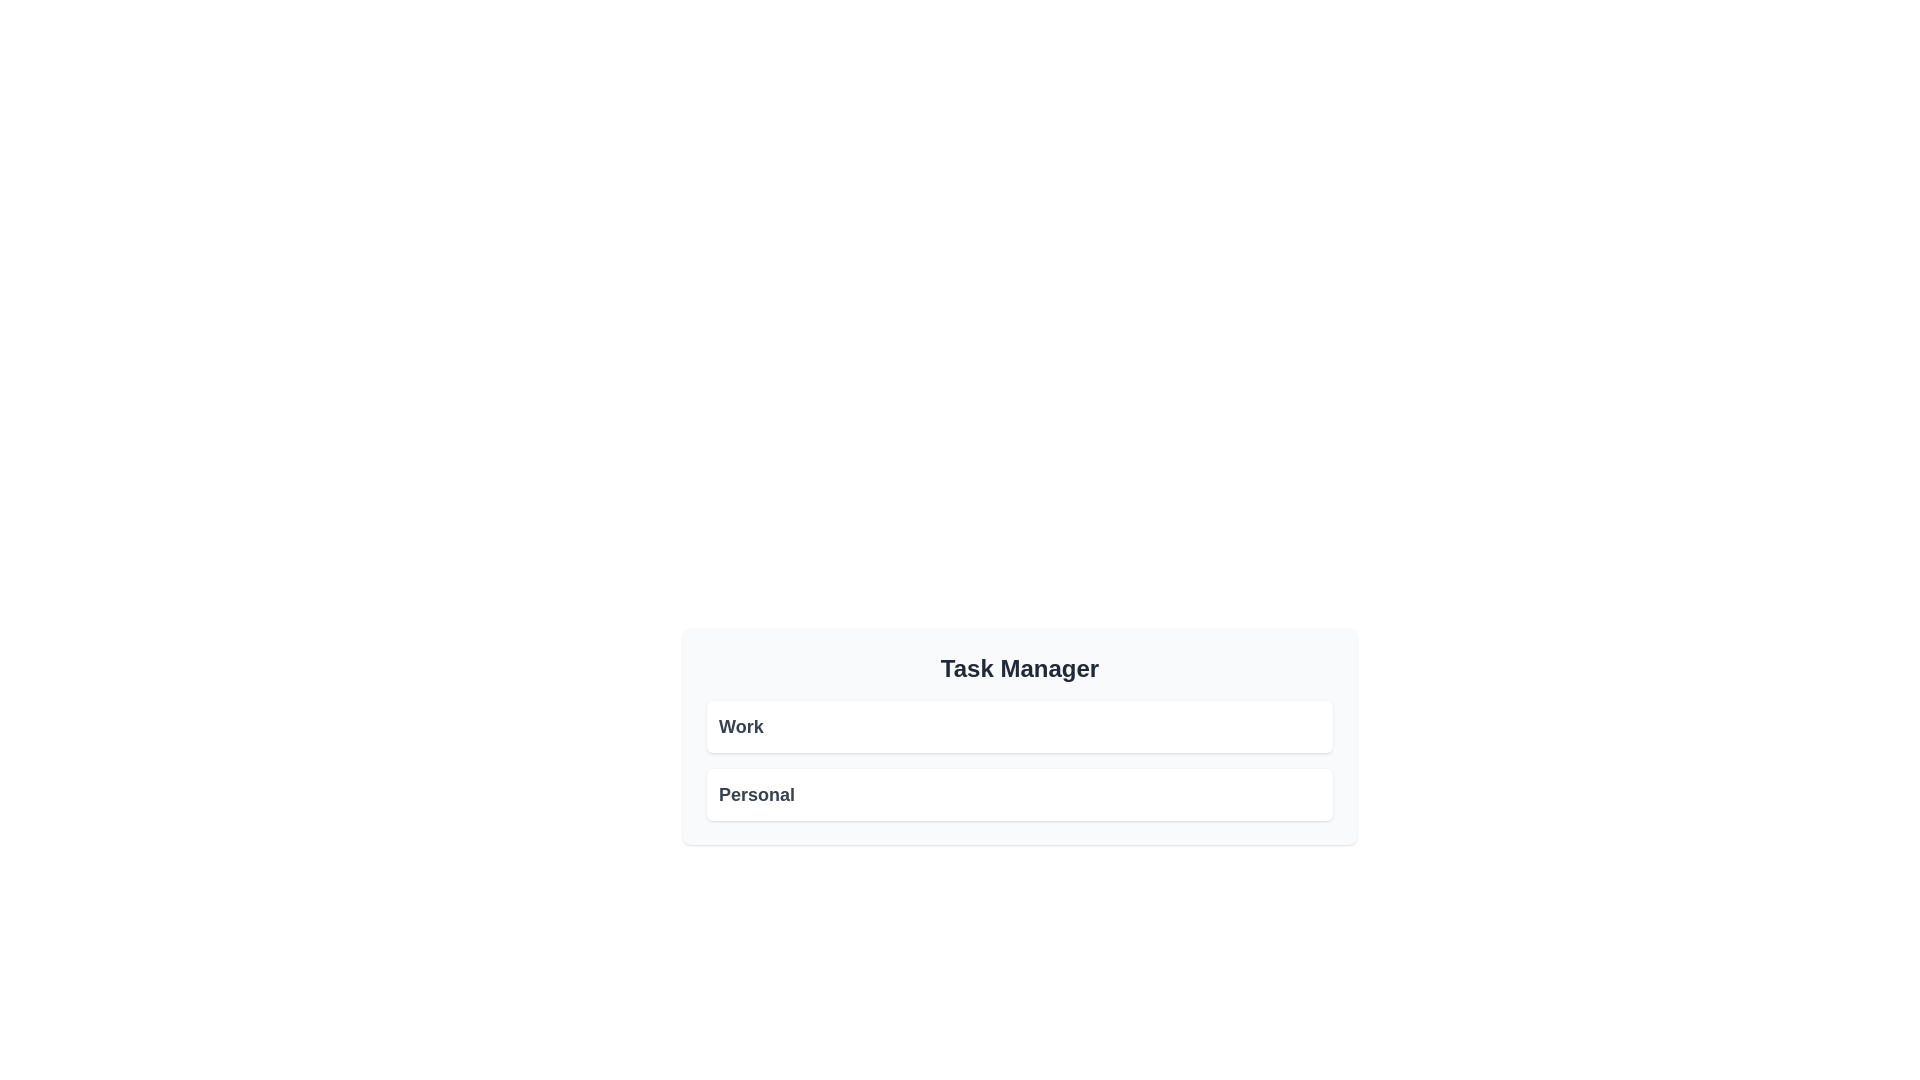  I want to click on the text label that reads 'Personal', which is styled in bold and dark gray, located below the 'Work' list item in the 'Task Manager', so click(756, 793).